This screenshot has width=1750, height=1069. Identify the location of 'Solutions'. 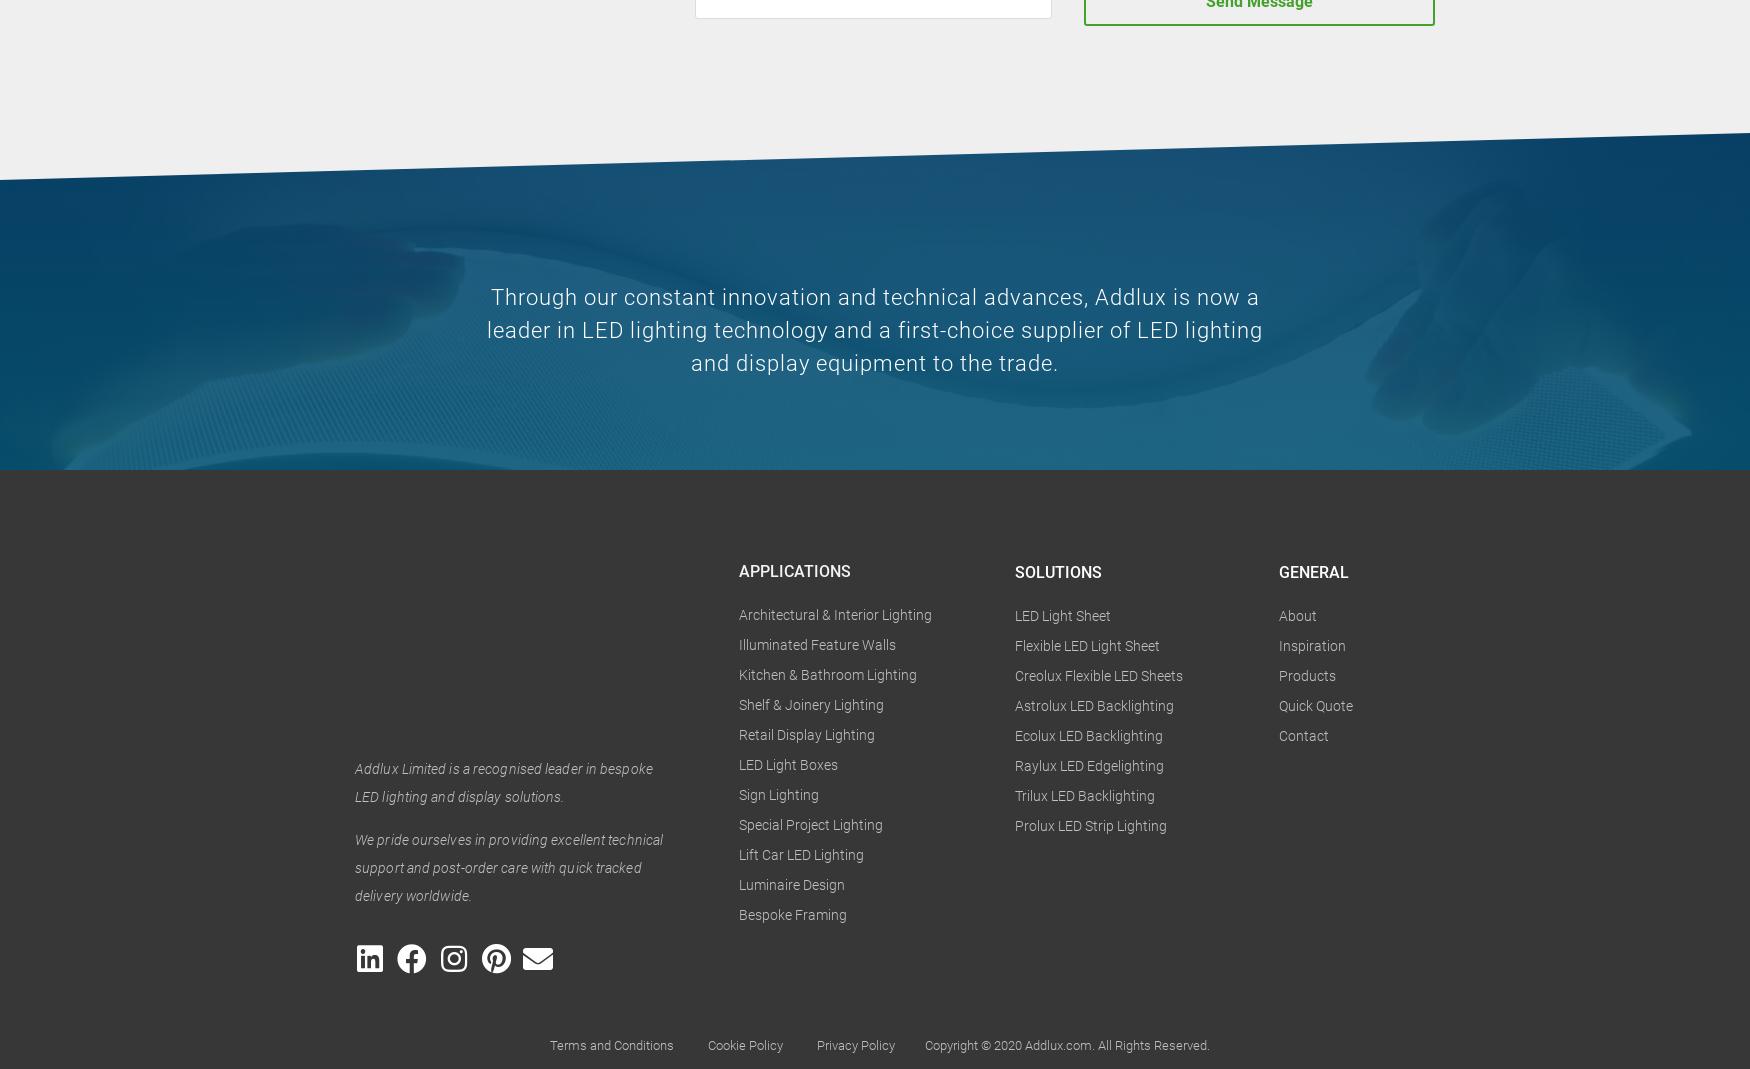
(1057, 572).